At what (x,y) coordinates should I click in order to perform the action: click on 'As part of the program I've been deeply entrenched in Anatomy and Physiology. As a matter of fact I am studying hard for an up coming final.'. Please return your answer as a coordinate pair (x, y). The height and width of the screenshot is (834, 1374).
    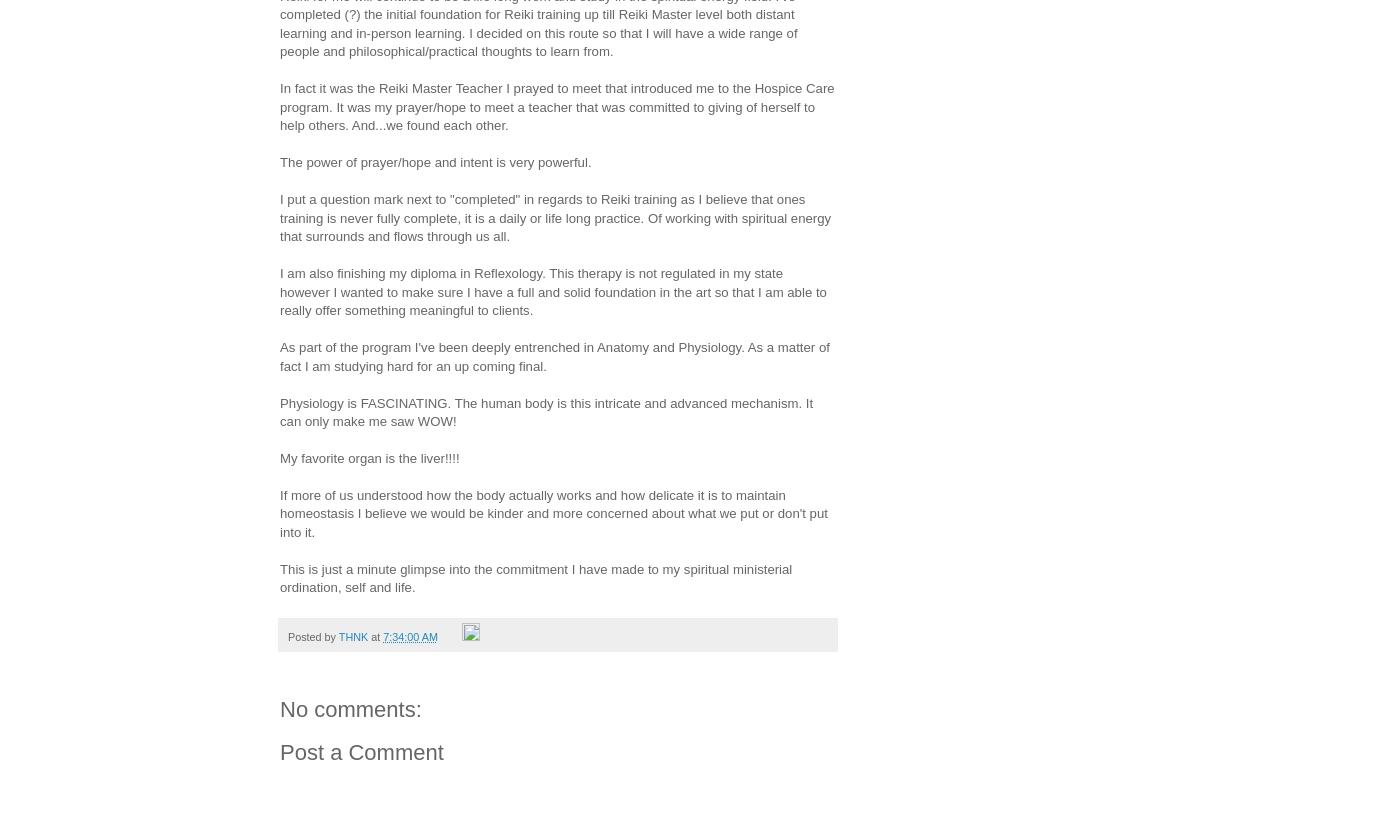
    Looking at the image, I should click on (554, 355).